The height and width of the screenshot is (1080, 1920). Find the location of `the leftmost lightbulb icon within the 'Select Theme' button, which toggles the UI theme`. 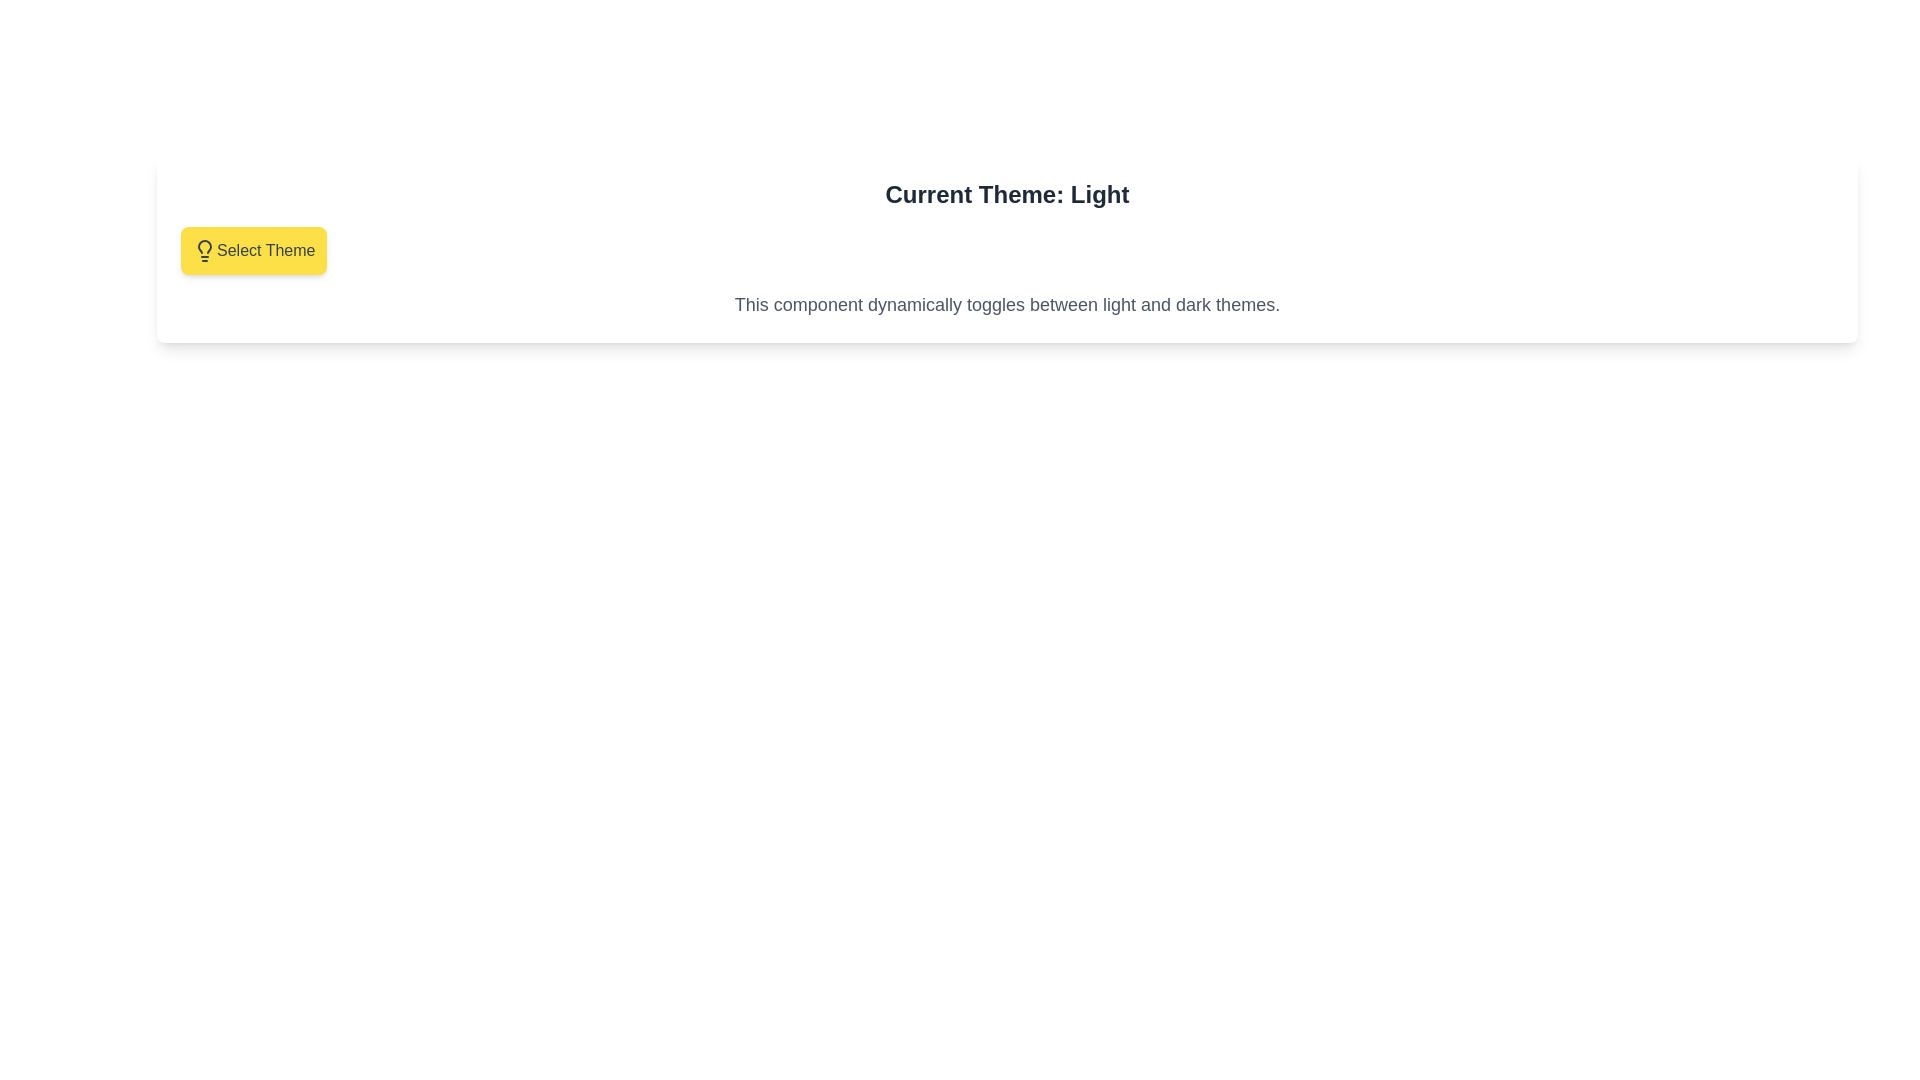

the leftmost lightbulb icon within the 'Select Theme' button, which toggles the UI theme is located at coordinates (205, 249).